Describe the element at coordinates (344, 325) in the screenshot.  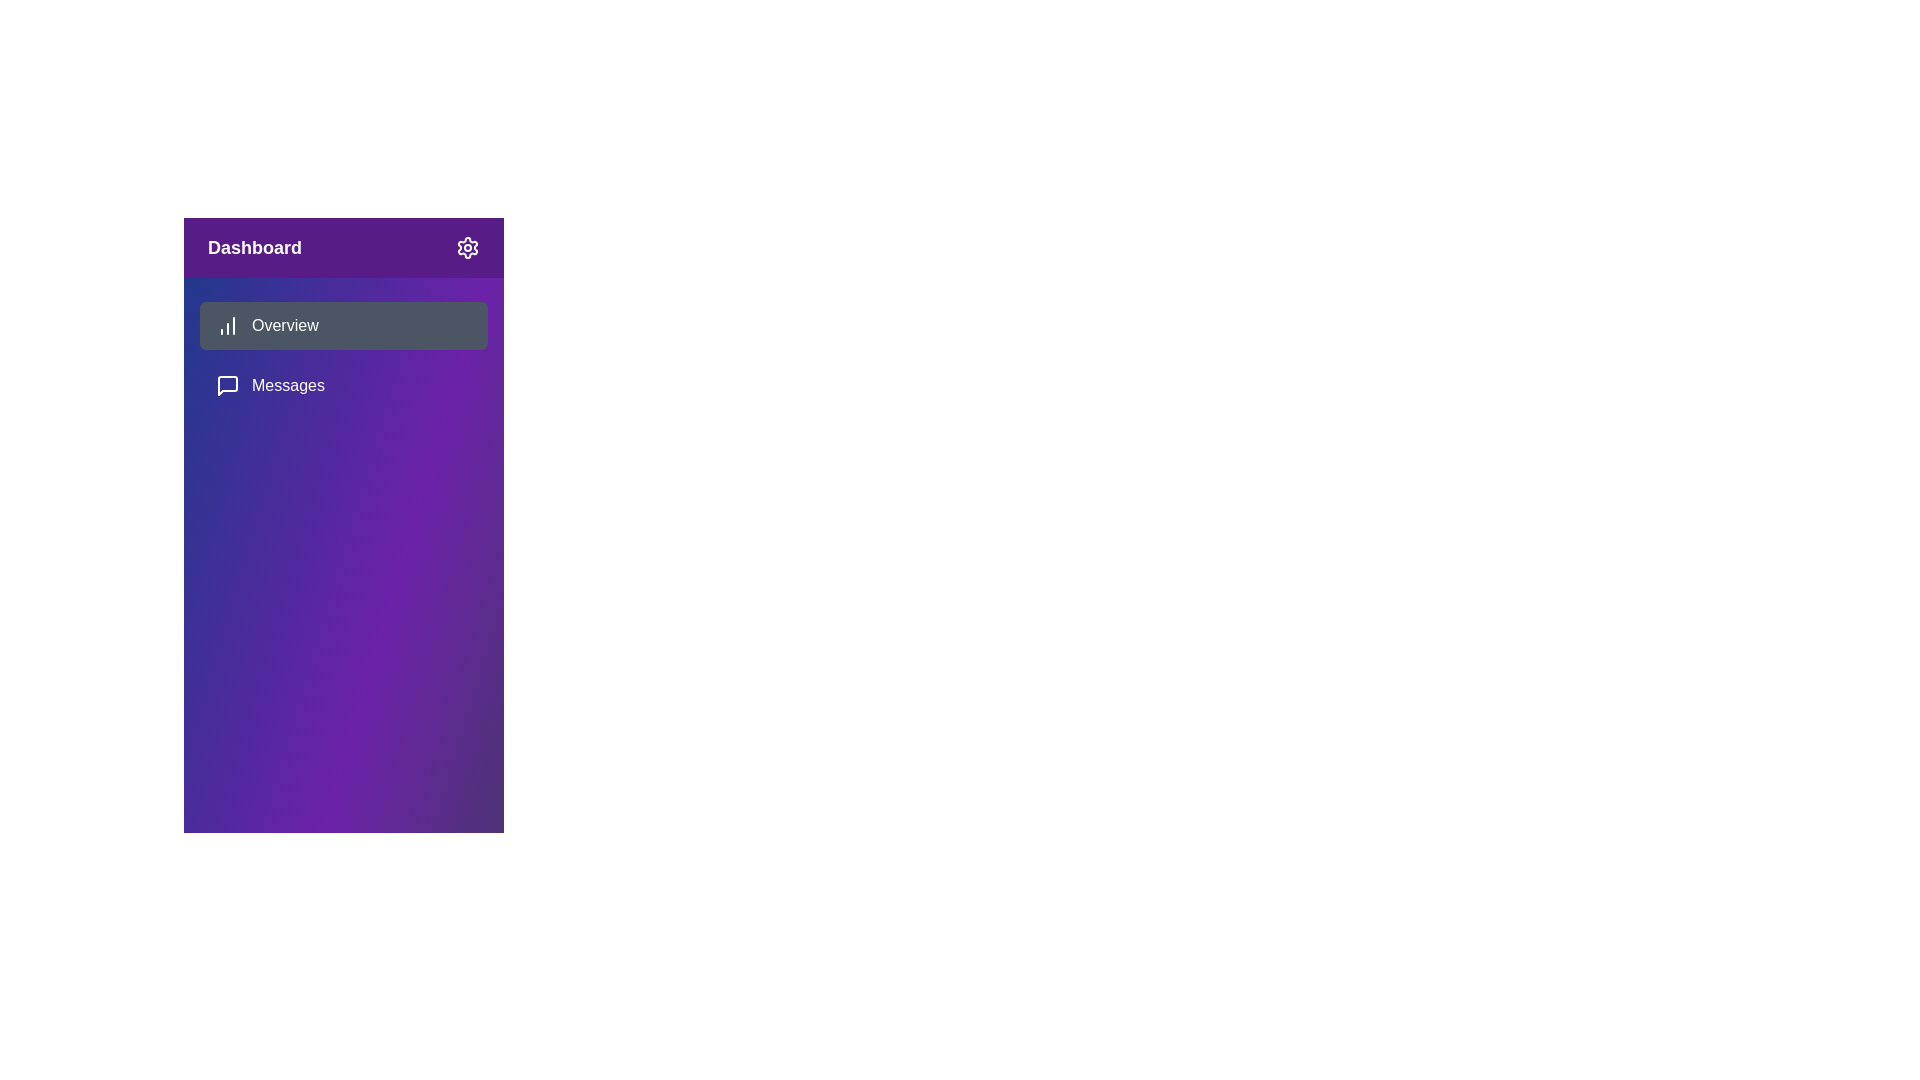
I see `the menu item Overview to observe the hover effect` at that location.